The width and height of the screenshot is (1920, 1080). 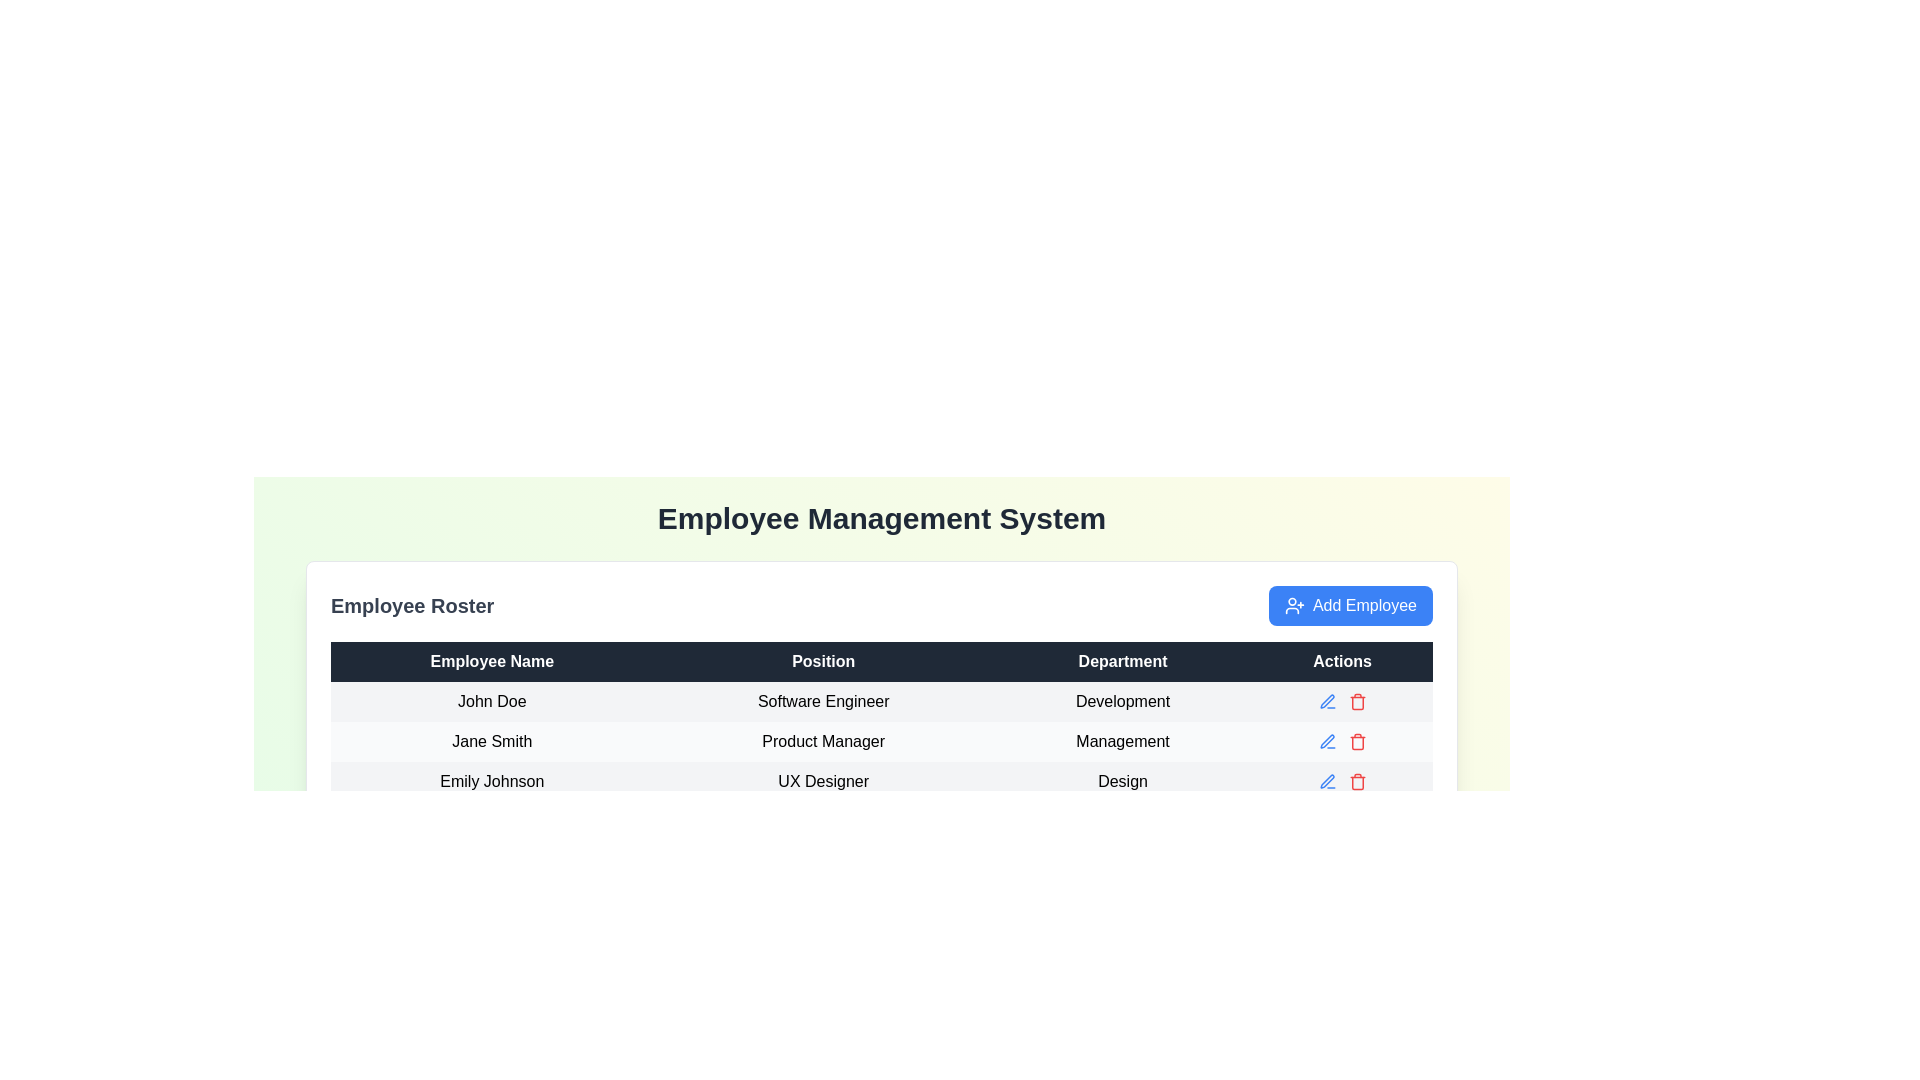 I want to click on the text label displaying the full name of the employee located in the second row of the 'Employee Roster' table under the 'Employee Name' column, so click(x=492, y=741).